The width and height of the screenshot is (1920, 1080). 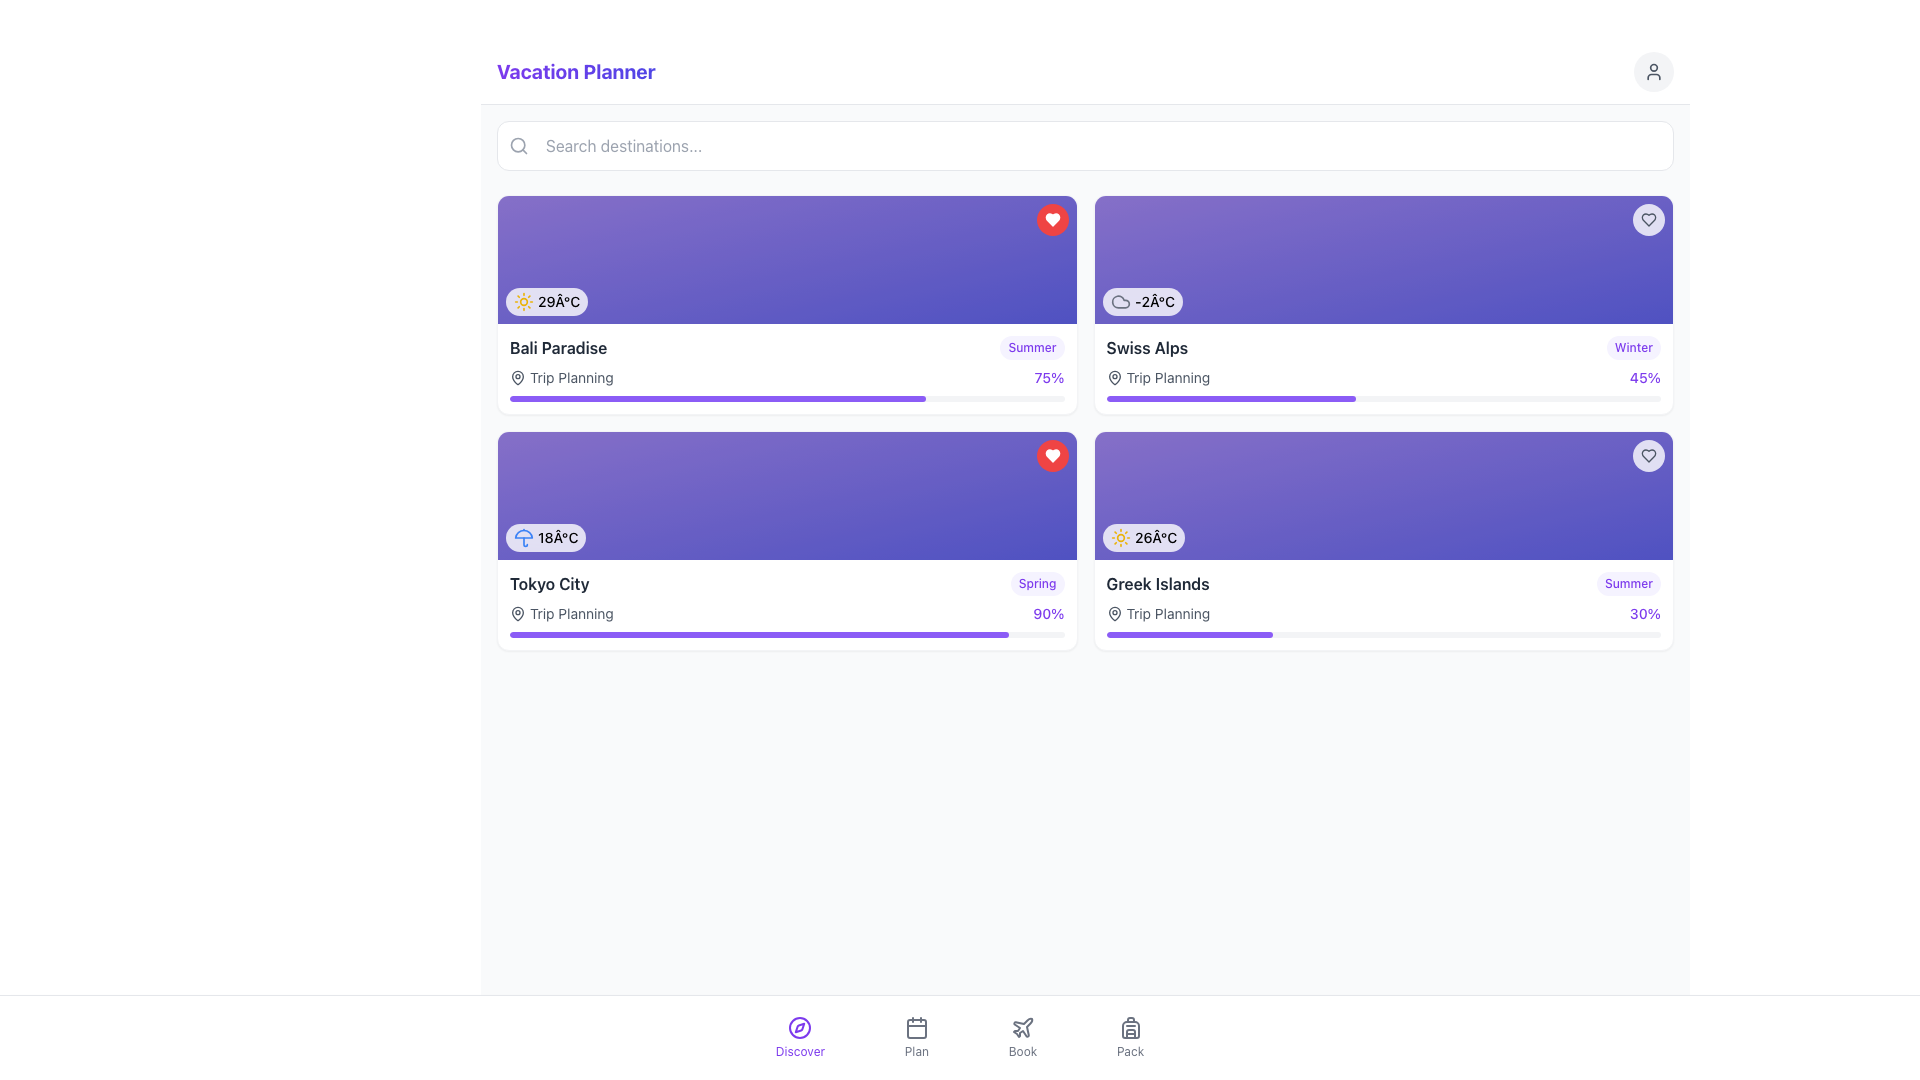 I want to click on the 'Summer' tag/label located in the 'Bali Paradise' section, positioned to the right of the text 'Bali Paradise', so click(x=1032, y=346).